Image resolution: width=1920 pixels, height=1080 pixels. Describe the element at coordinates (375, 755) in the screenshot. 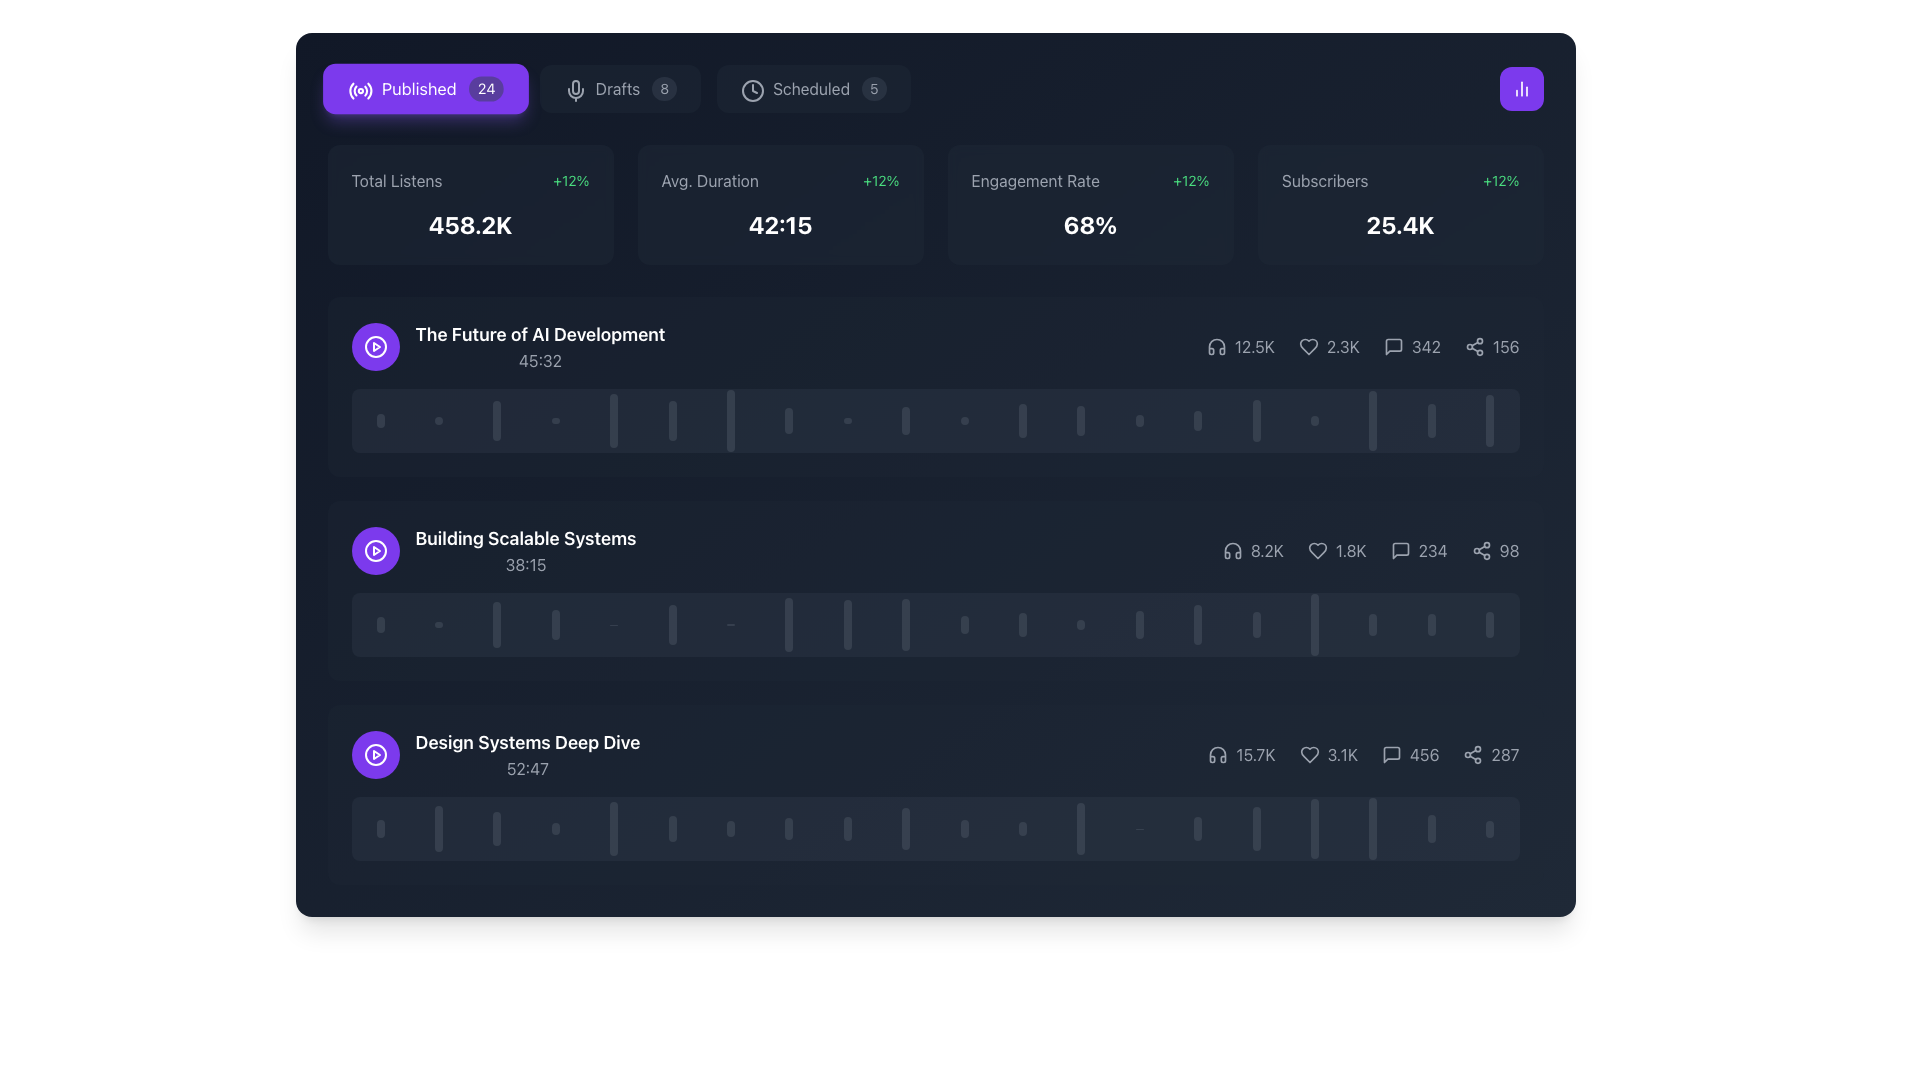

I see `the circular violet button with a white play icon` at that location.